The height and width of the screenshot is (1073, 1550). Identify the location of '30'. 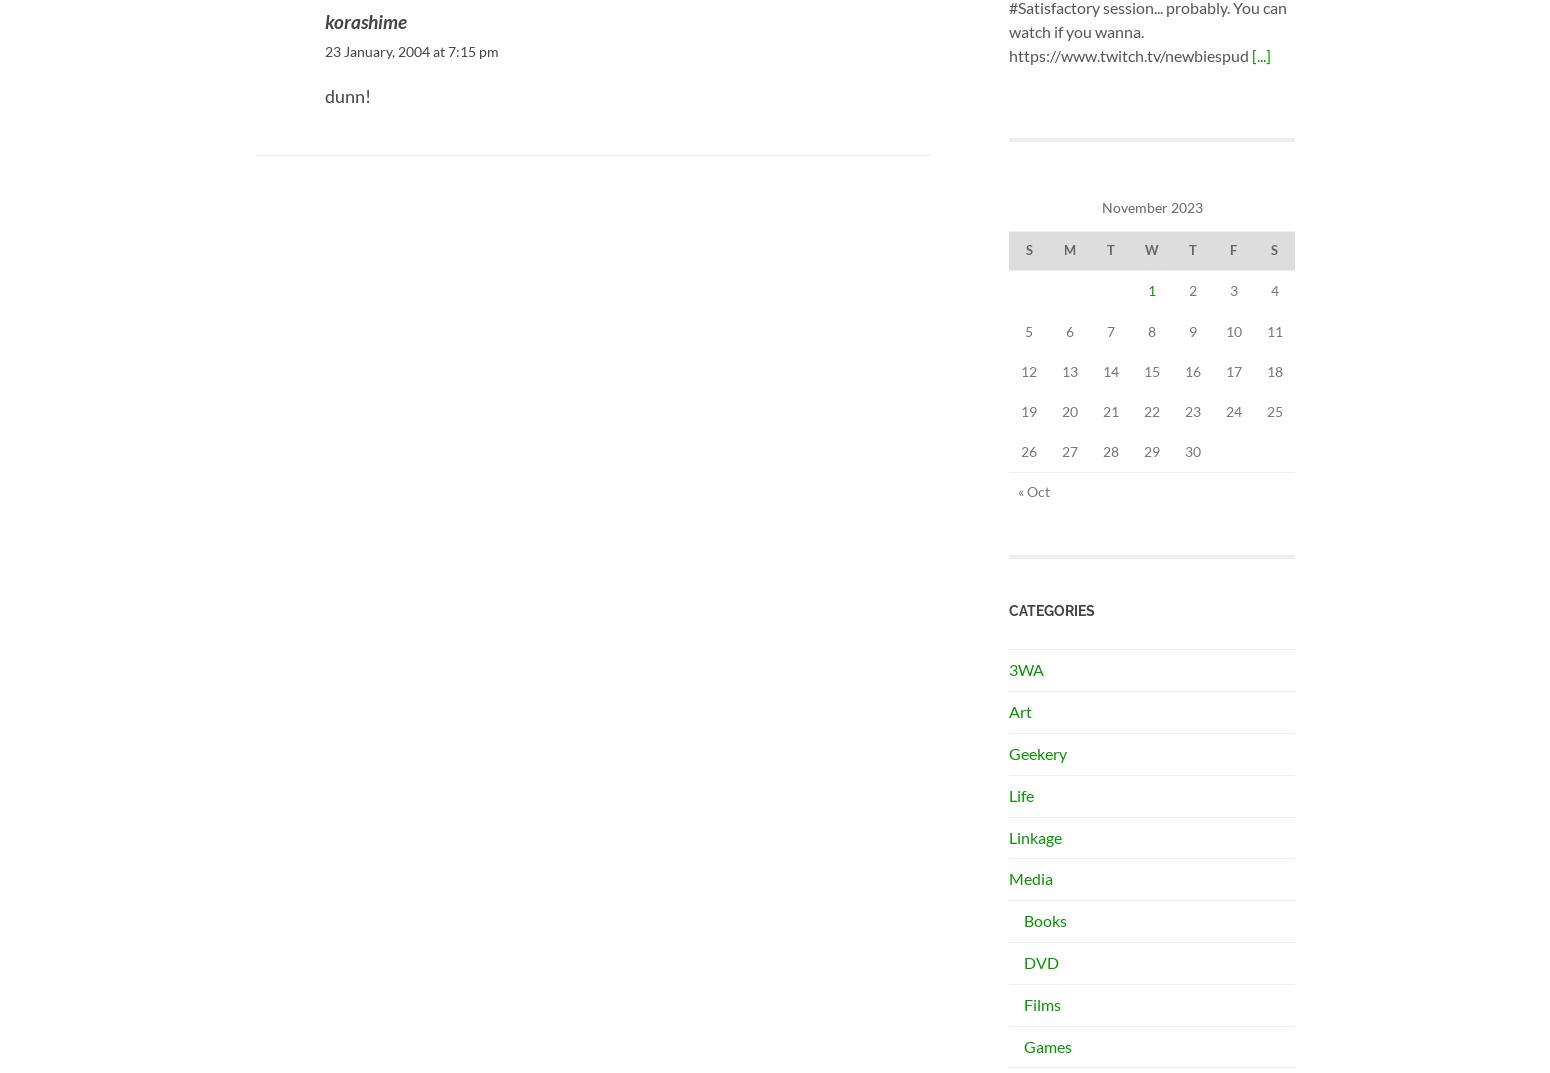
(1191, 451).